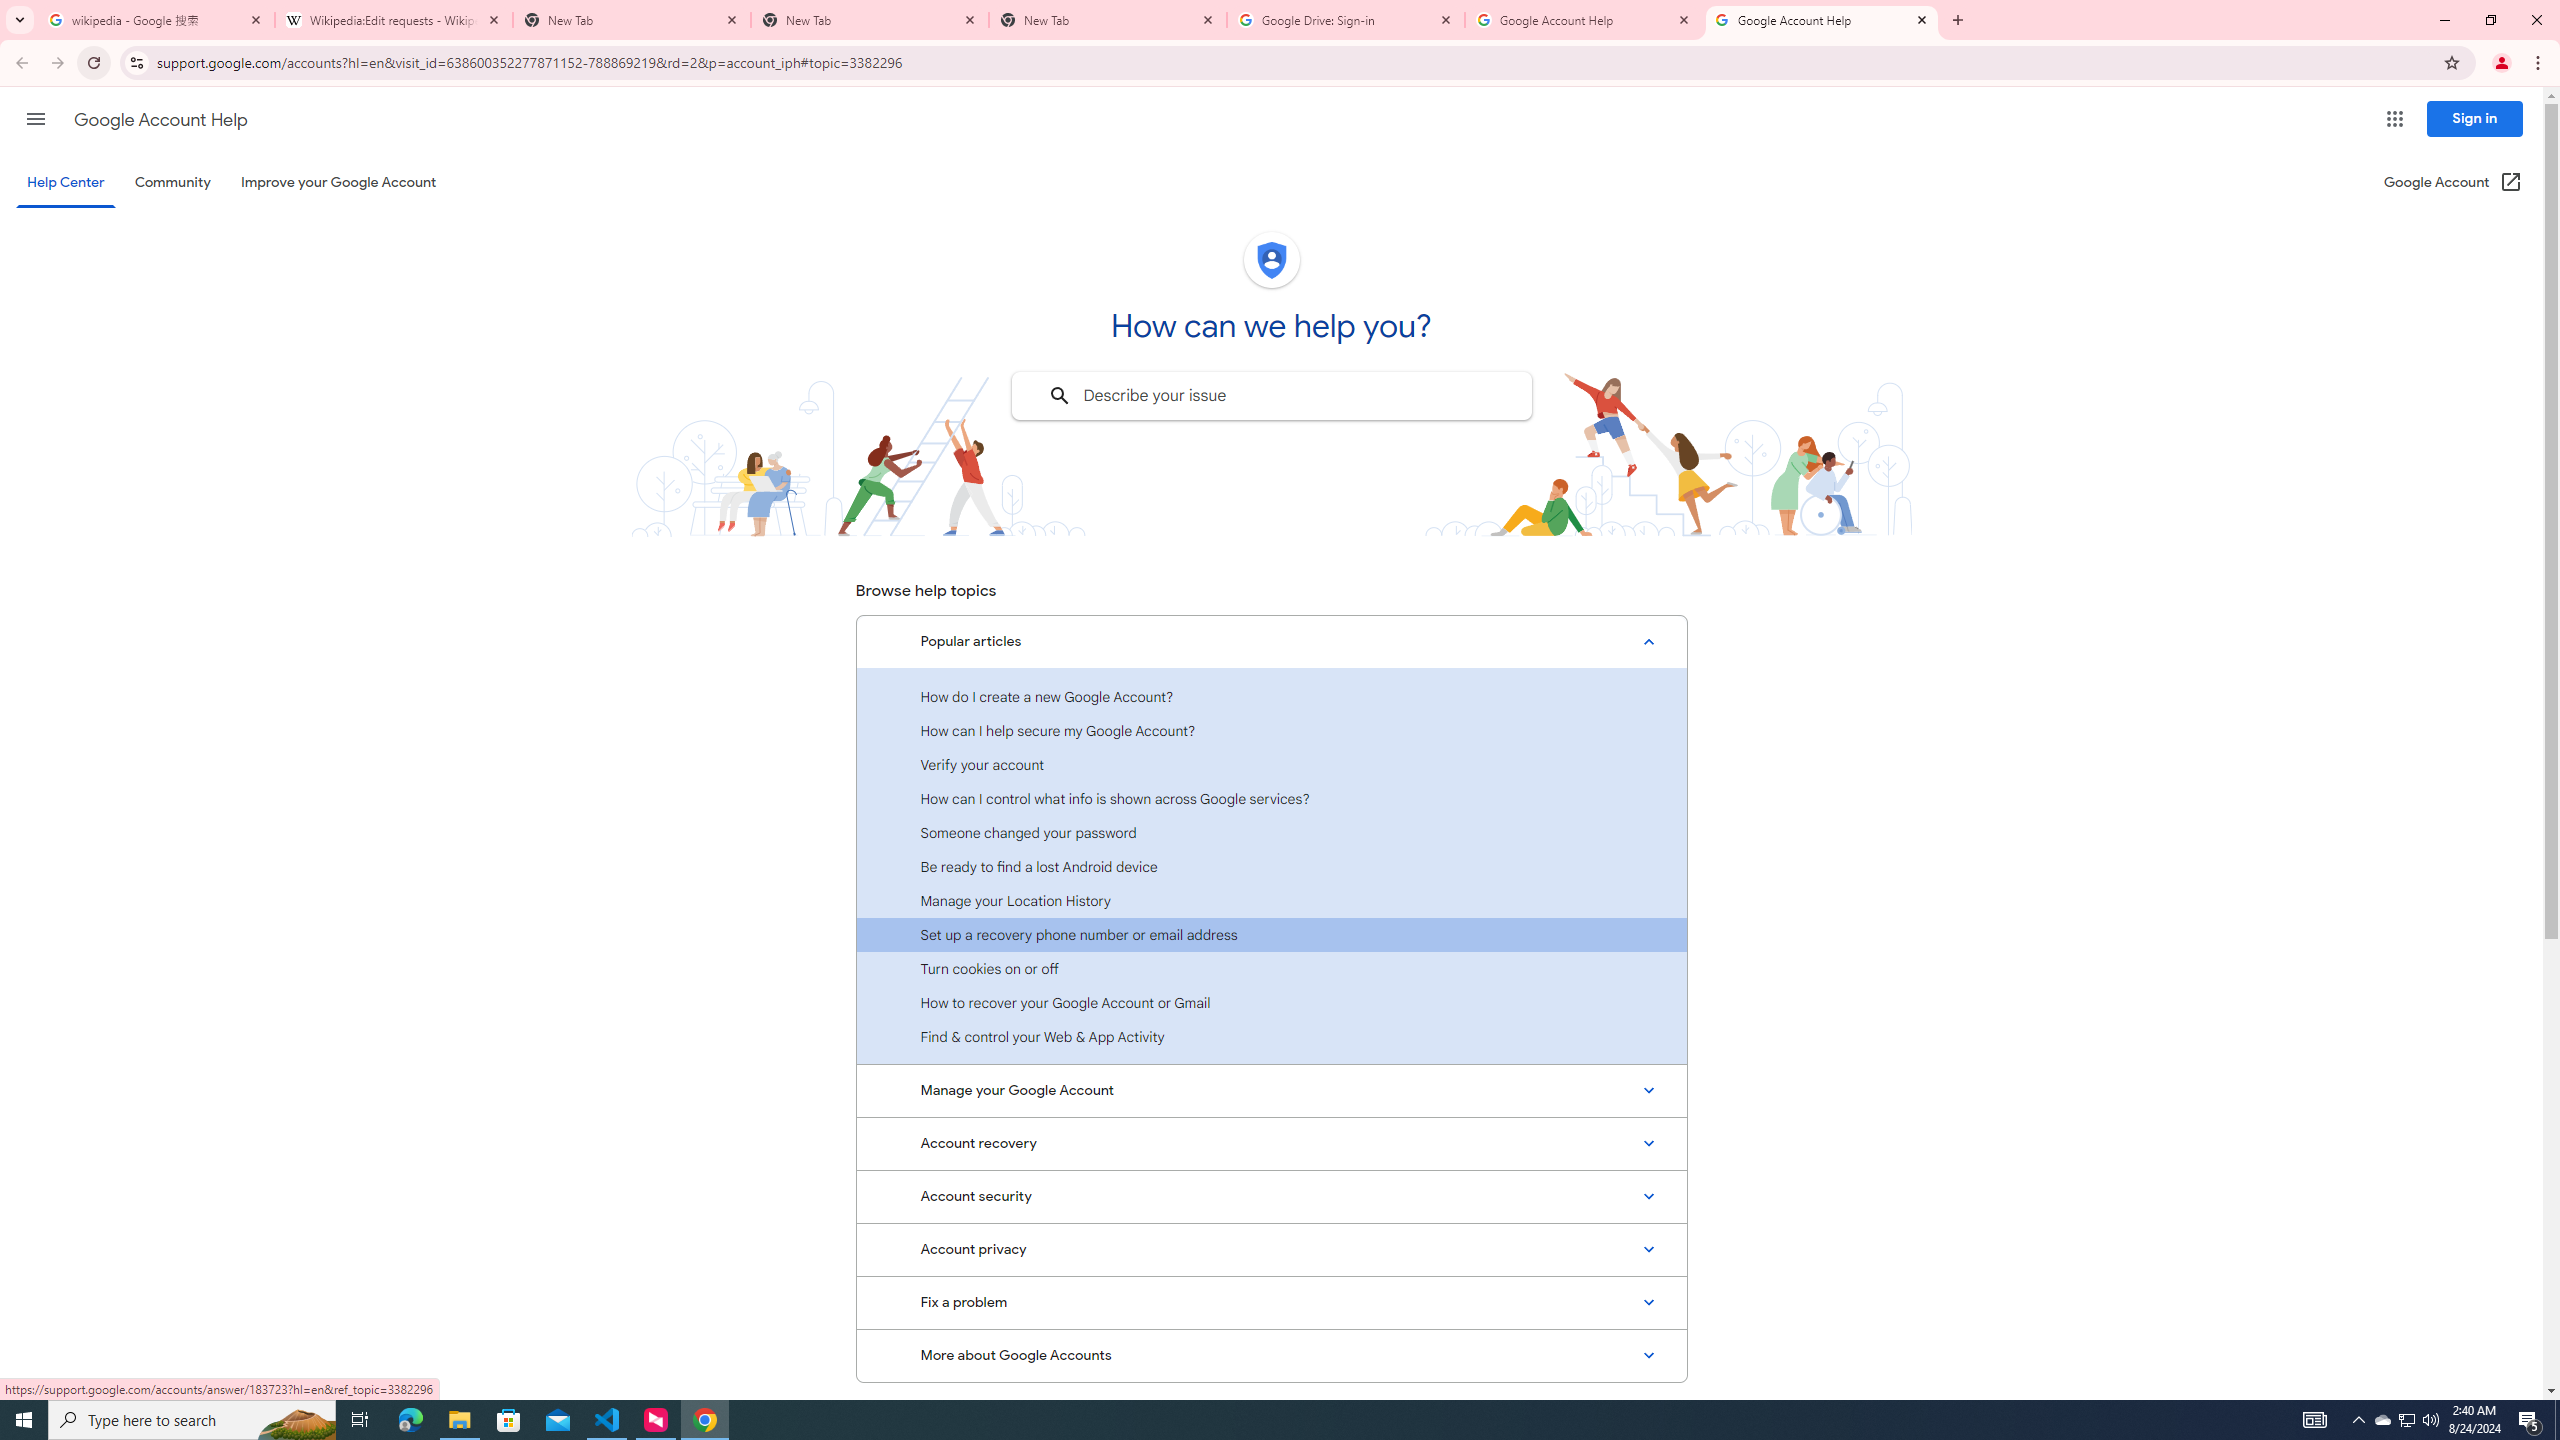 Image resolution: width=2560 pixels, height=1440 pixels. What do you see at coordinates (34, 118) in the screenshot?
I see `'Main menu'` at bounding box center [34, 118].